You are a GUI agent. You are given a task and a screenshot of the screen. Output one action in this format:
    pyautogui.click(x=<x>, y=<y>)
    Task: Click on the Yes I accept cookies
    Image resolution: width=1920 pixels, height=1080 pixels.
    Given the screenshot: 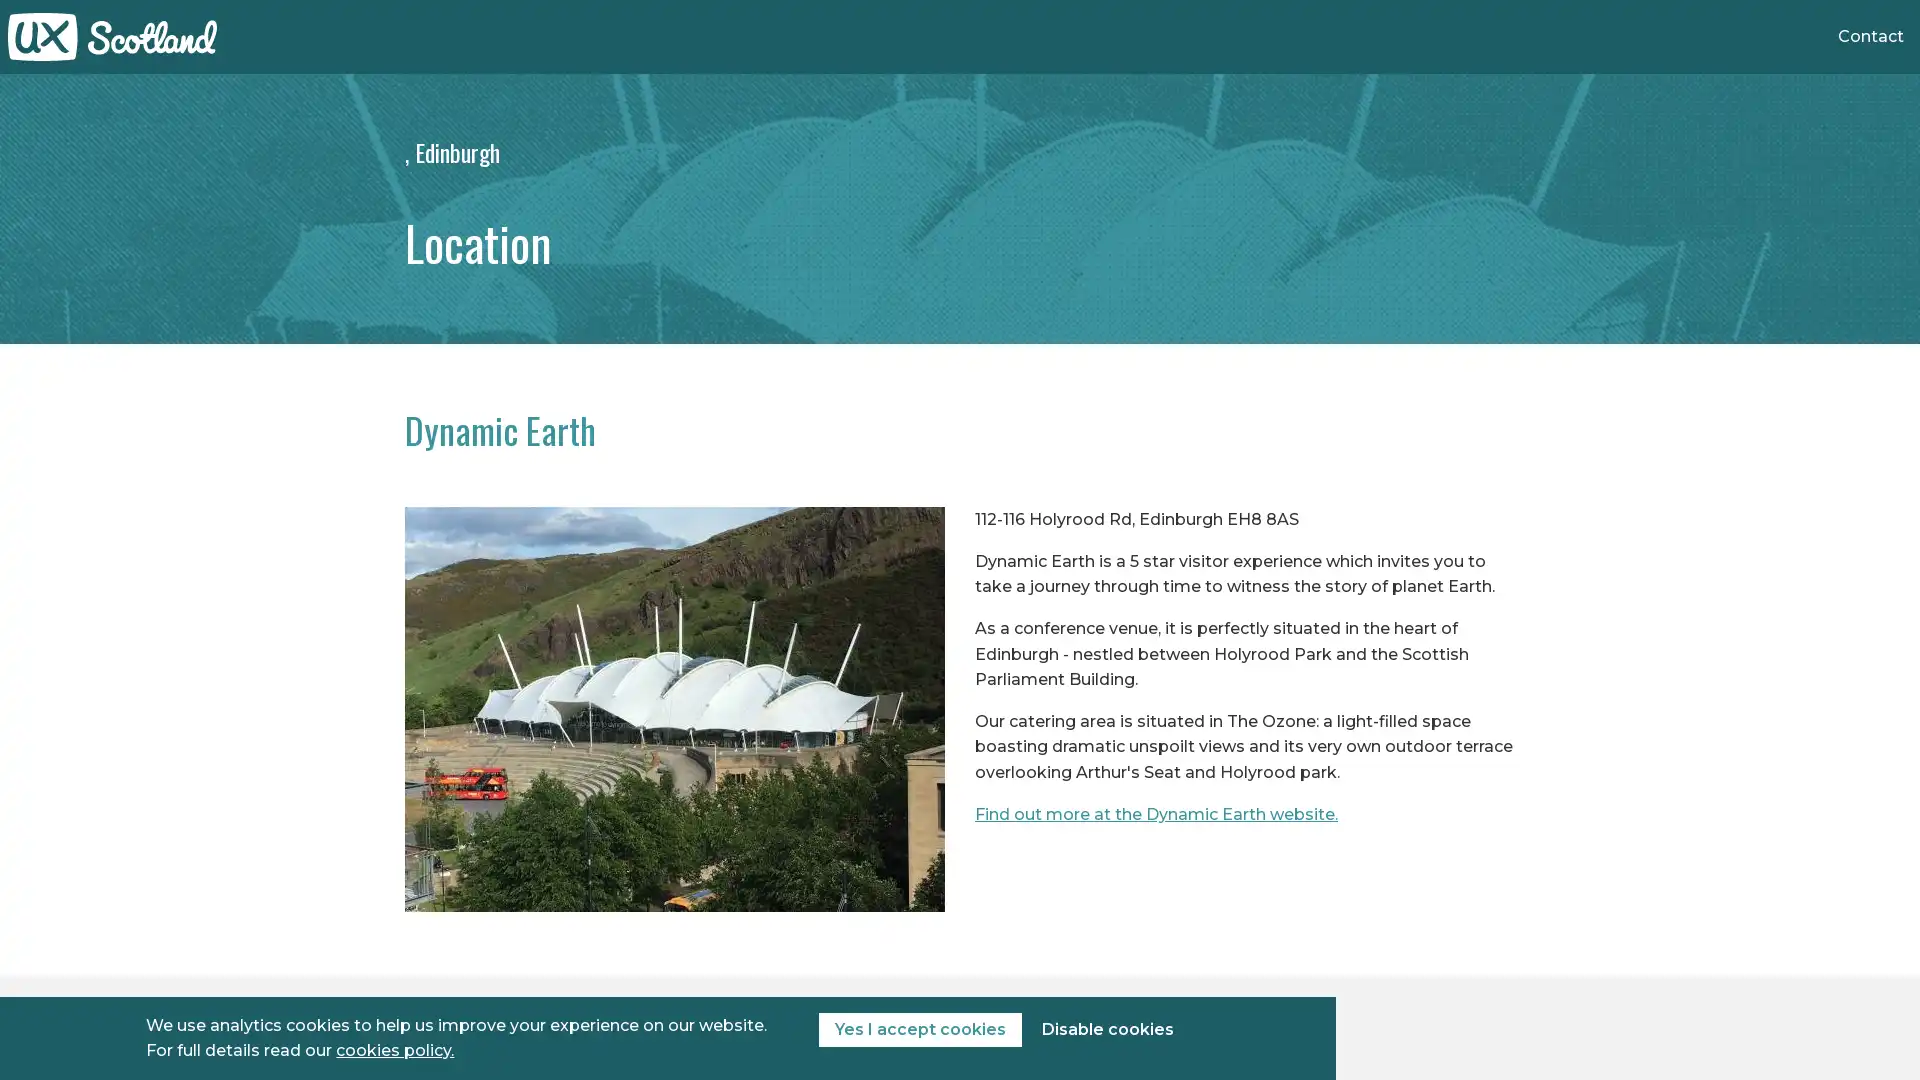 What is the action you would take?
    pyautogui.click(x=918, y=1029)
    